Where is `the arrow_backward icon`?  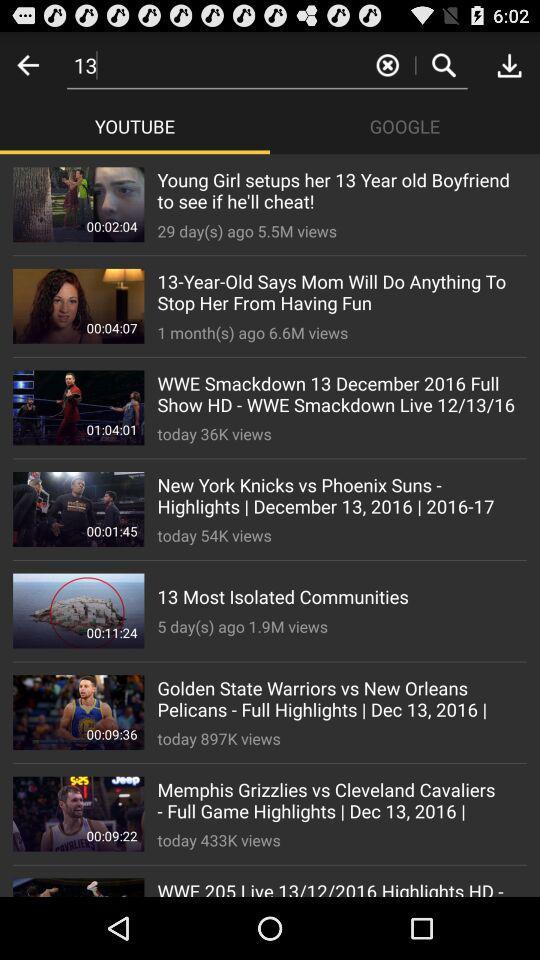 the arrow_backward icon is located at coordinates (26, 69).